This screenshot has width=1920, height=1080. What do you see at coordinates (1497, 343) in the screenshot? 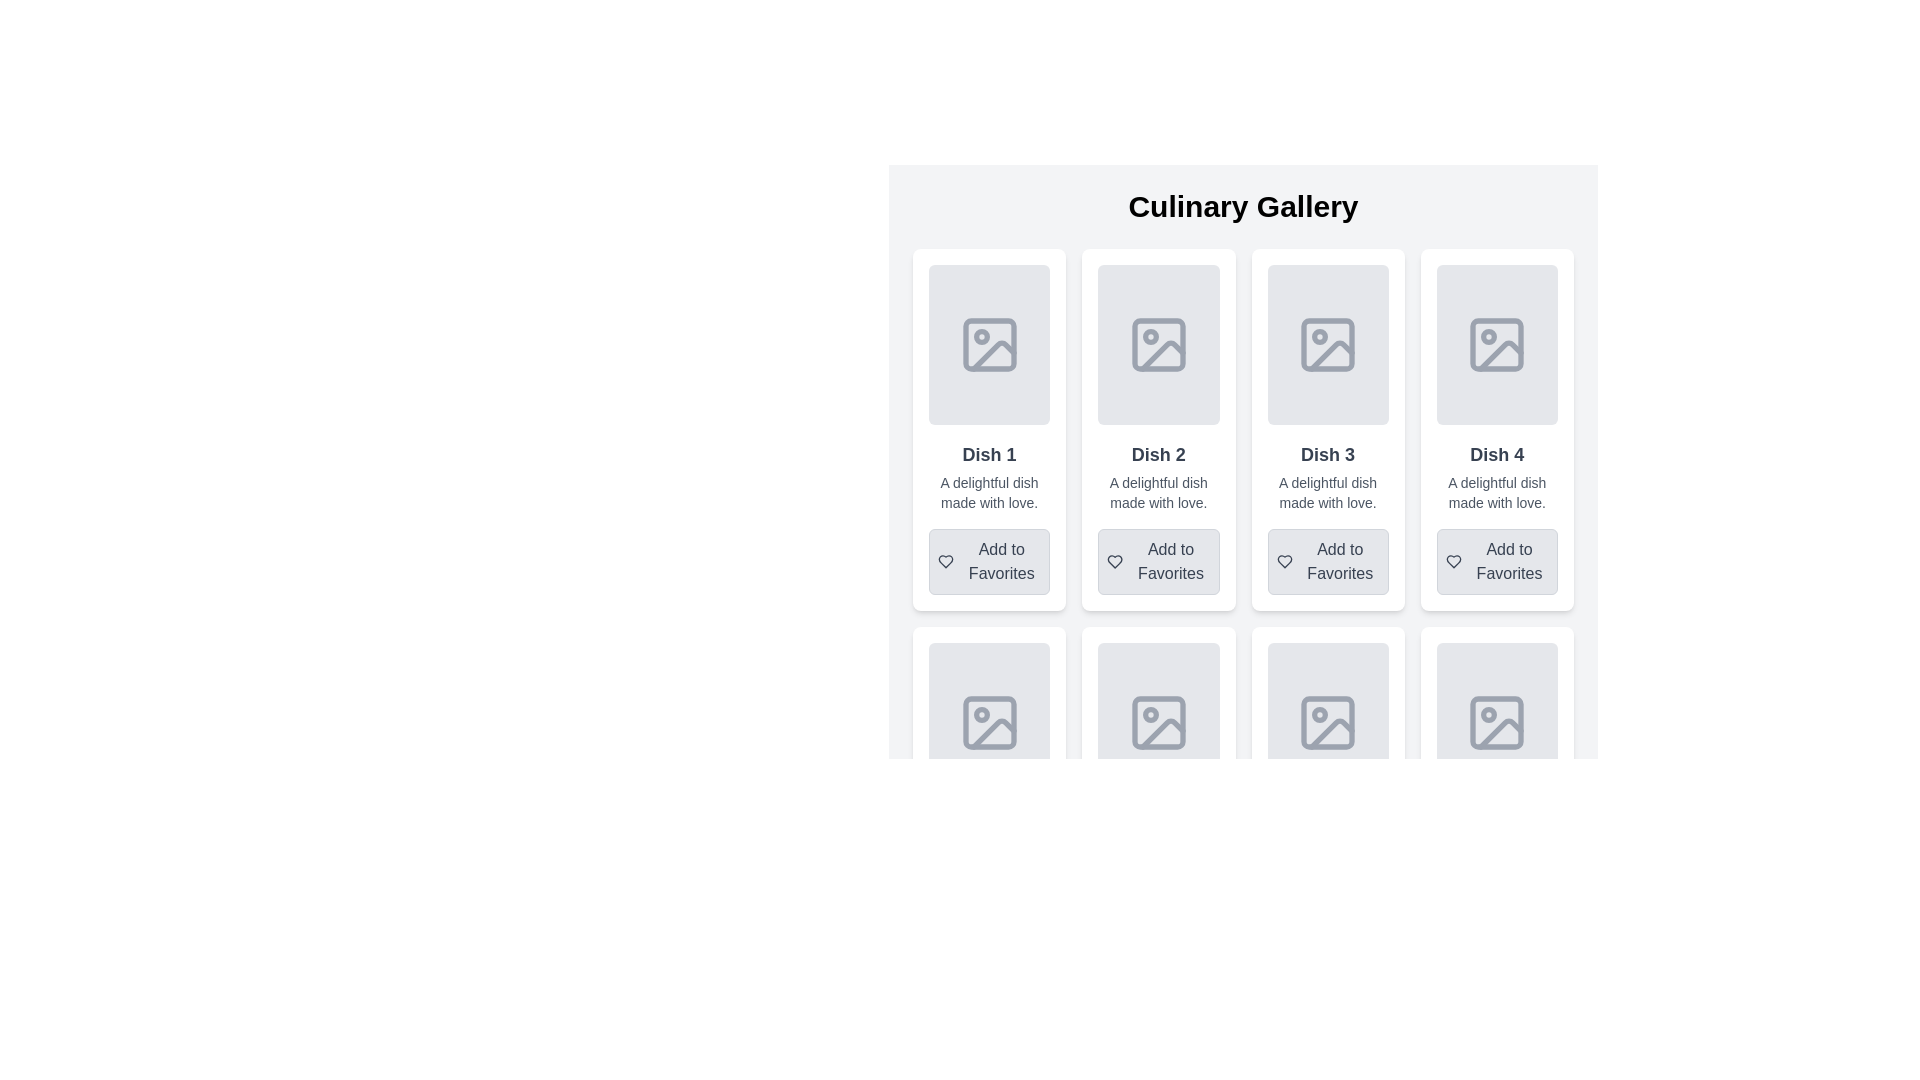
I see `the top-left rectangle of the image icon in the 'Dish 4' card within the 'Culinary Gallery' interface` at bounding box center [1497, 343].